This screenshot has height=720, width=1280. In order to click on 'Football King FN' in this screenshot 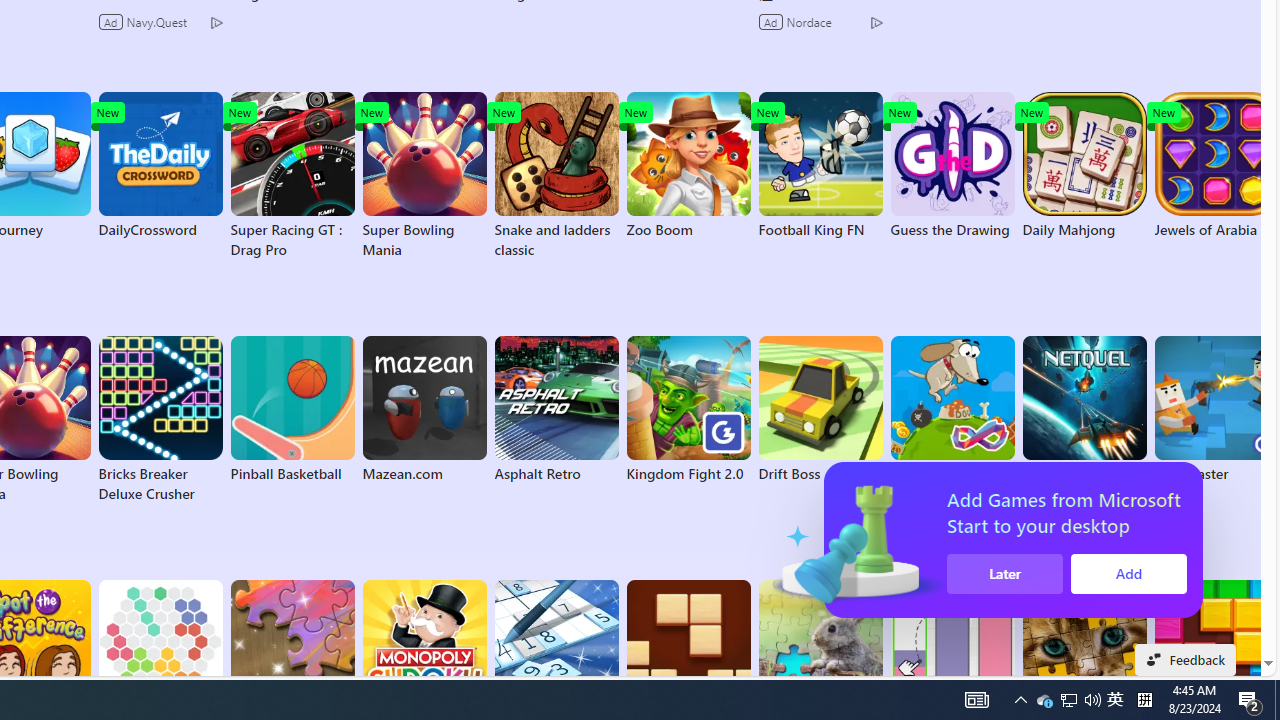, I will do `click(820, 164)`.